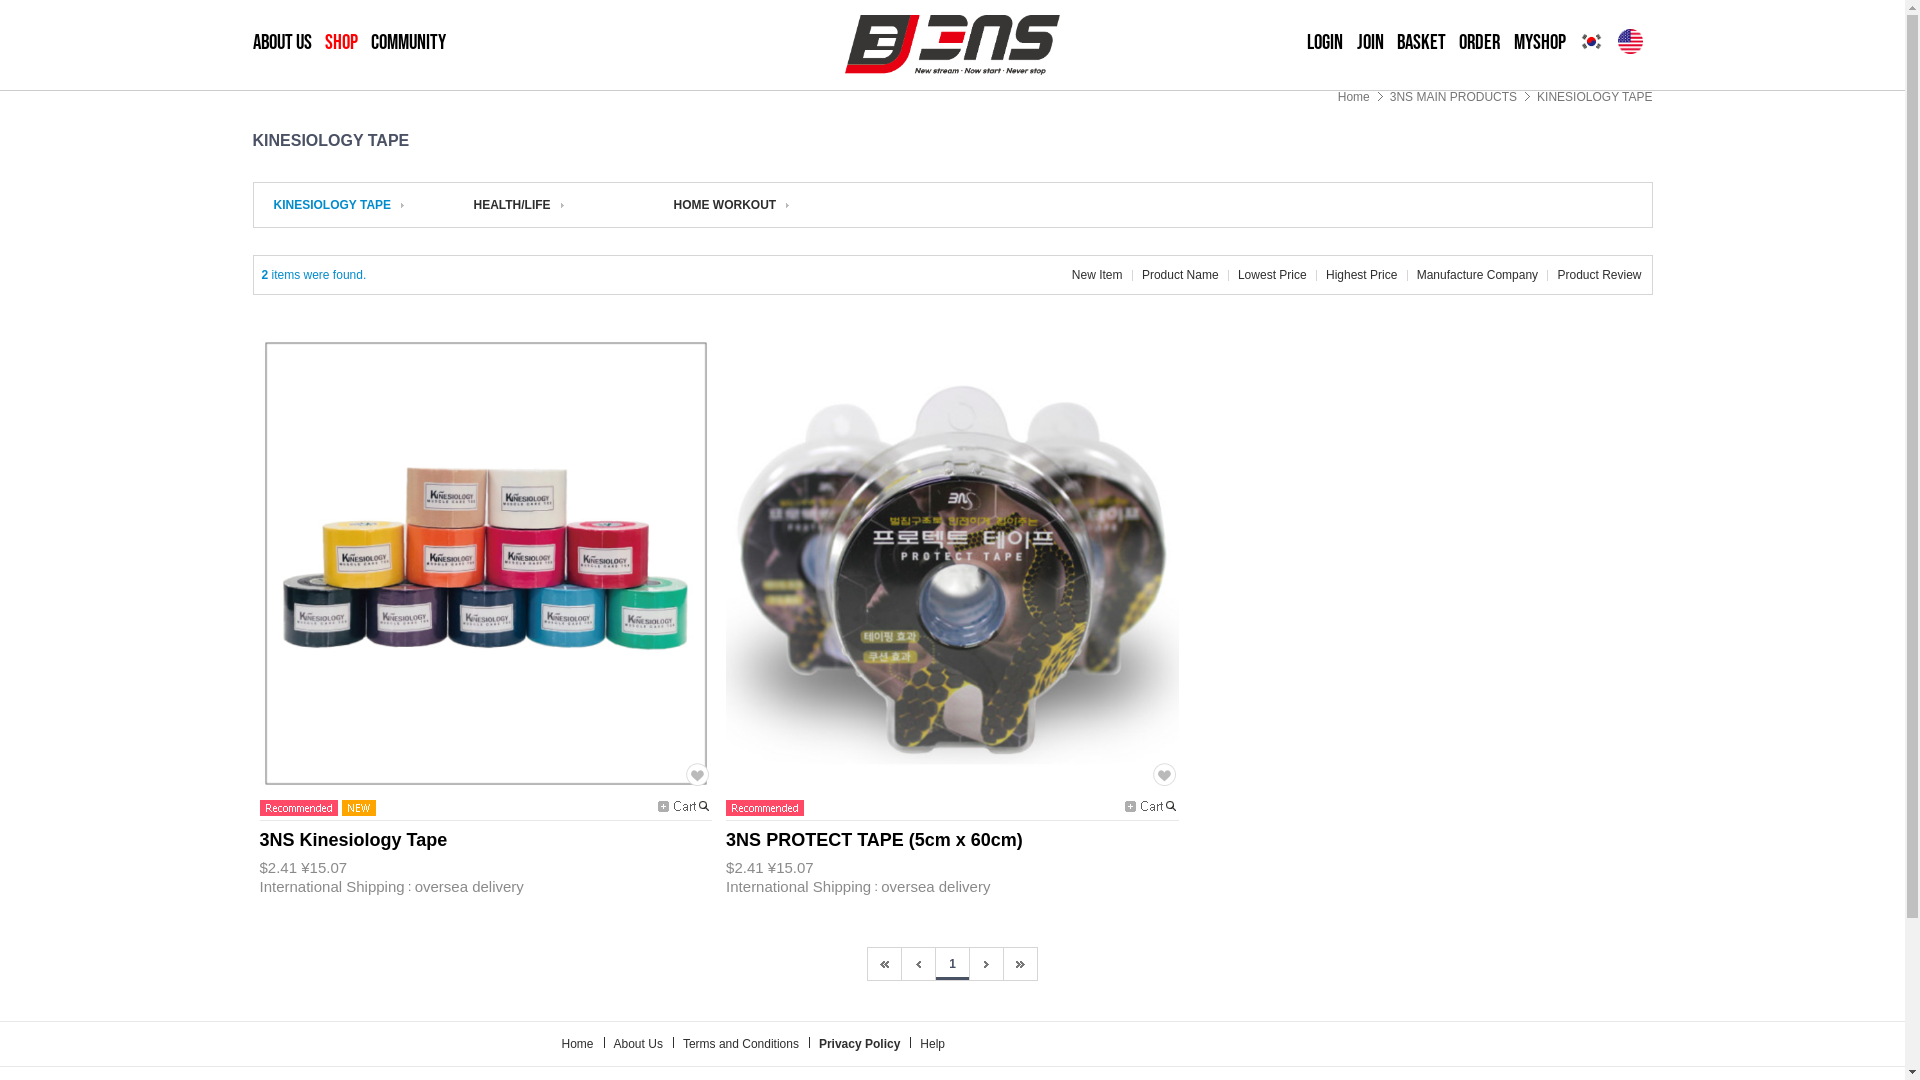  What do you see at coordinates (1271, 274) in the screenshot?
I see `'Lowest Price'` at bounding box center [1271, 274].